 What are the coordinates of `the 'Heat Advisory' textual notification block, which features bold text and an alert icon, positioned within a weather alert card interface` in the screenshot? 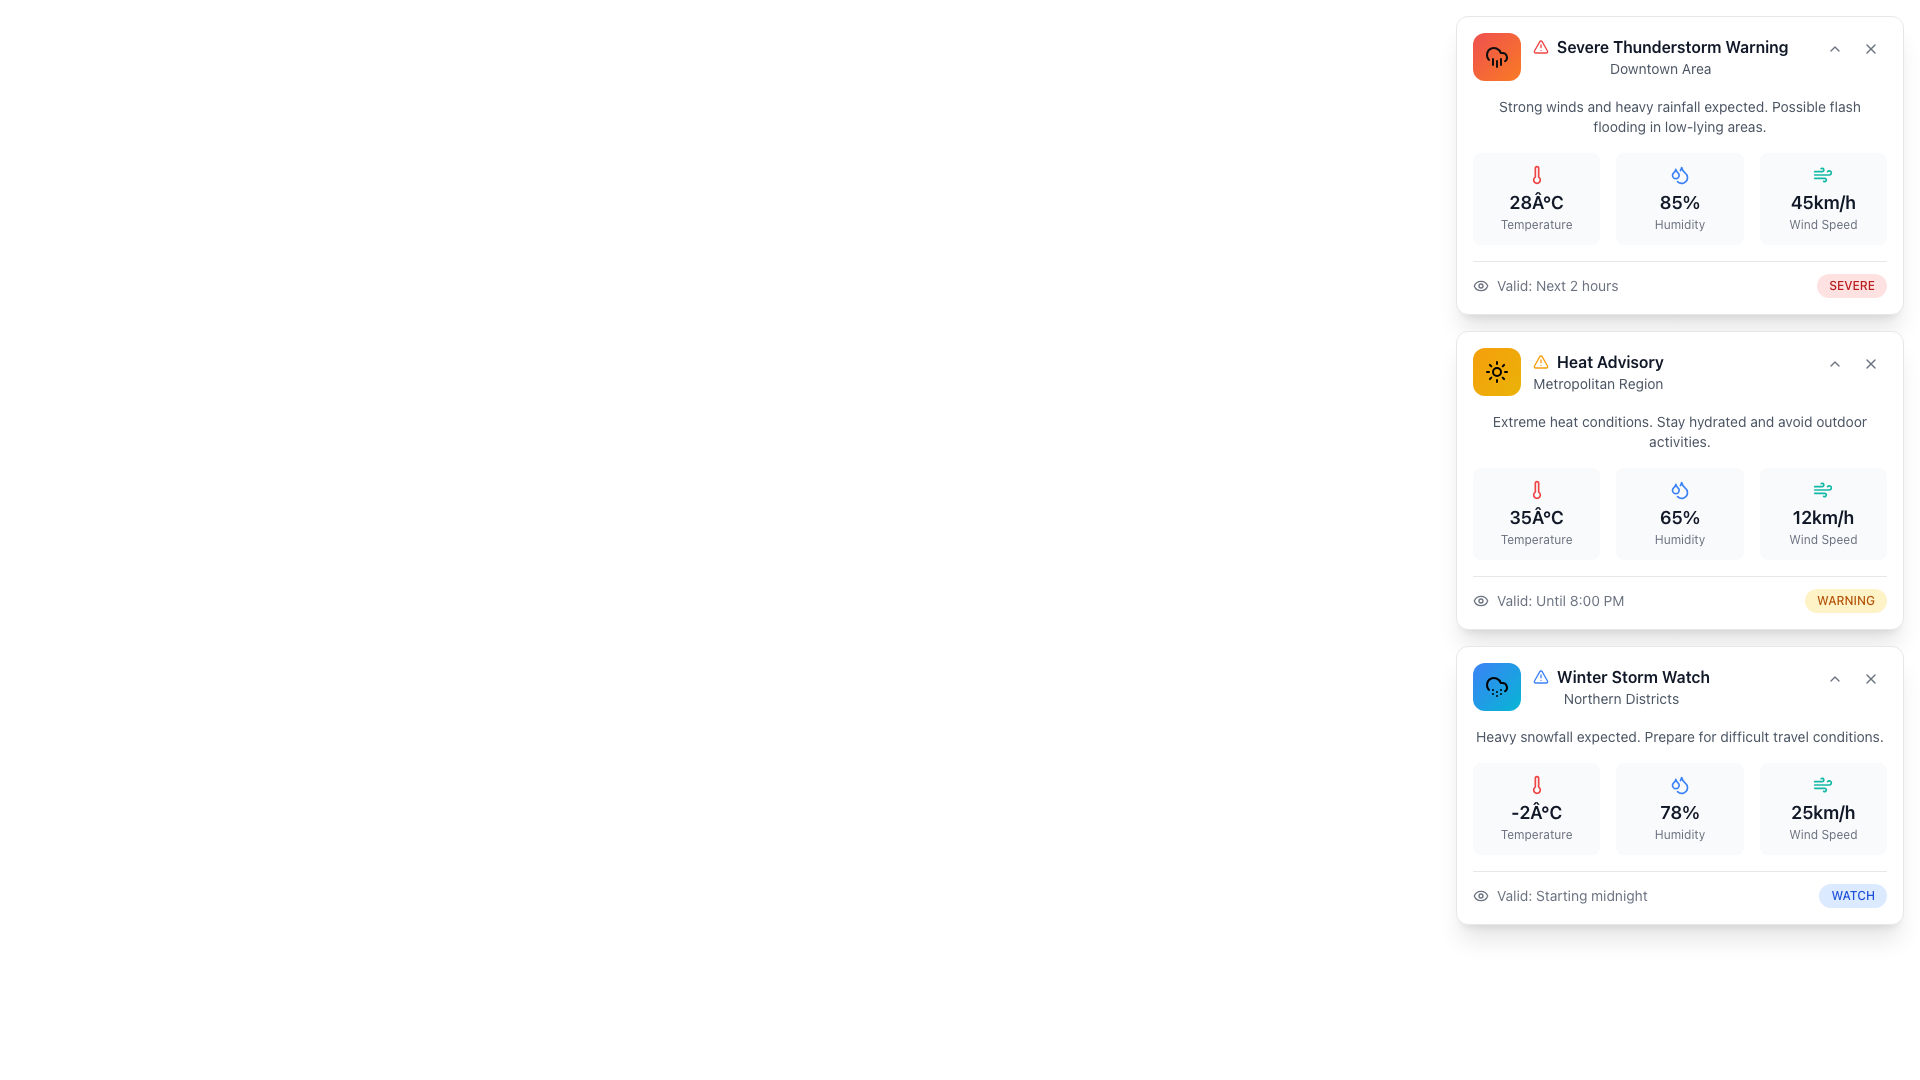 It's located at (1597, 371).